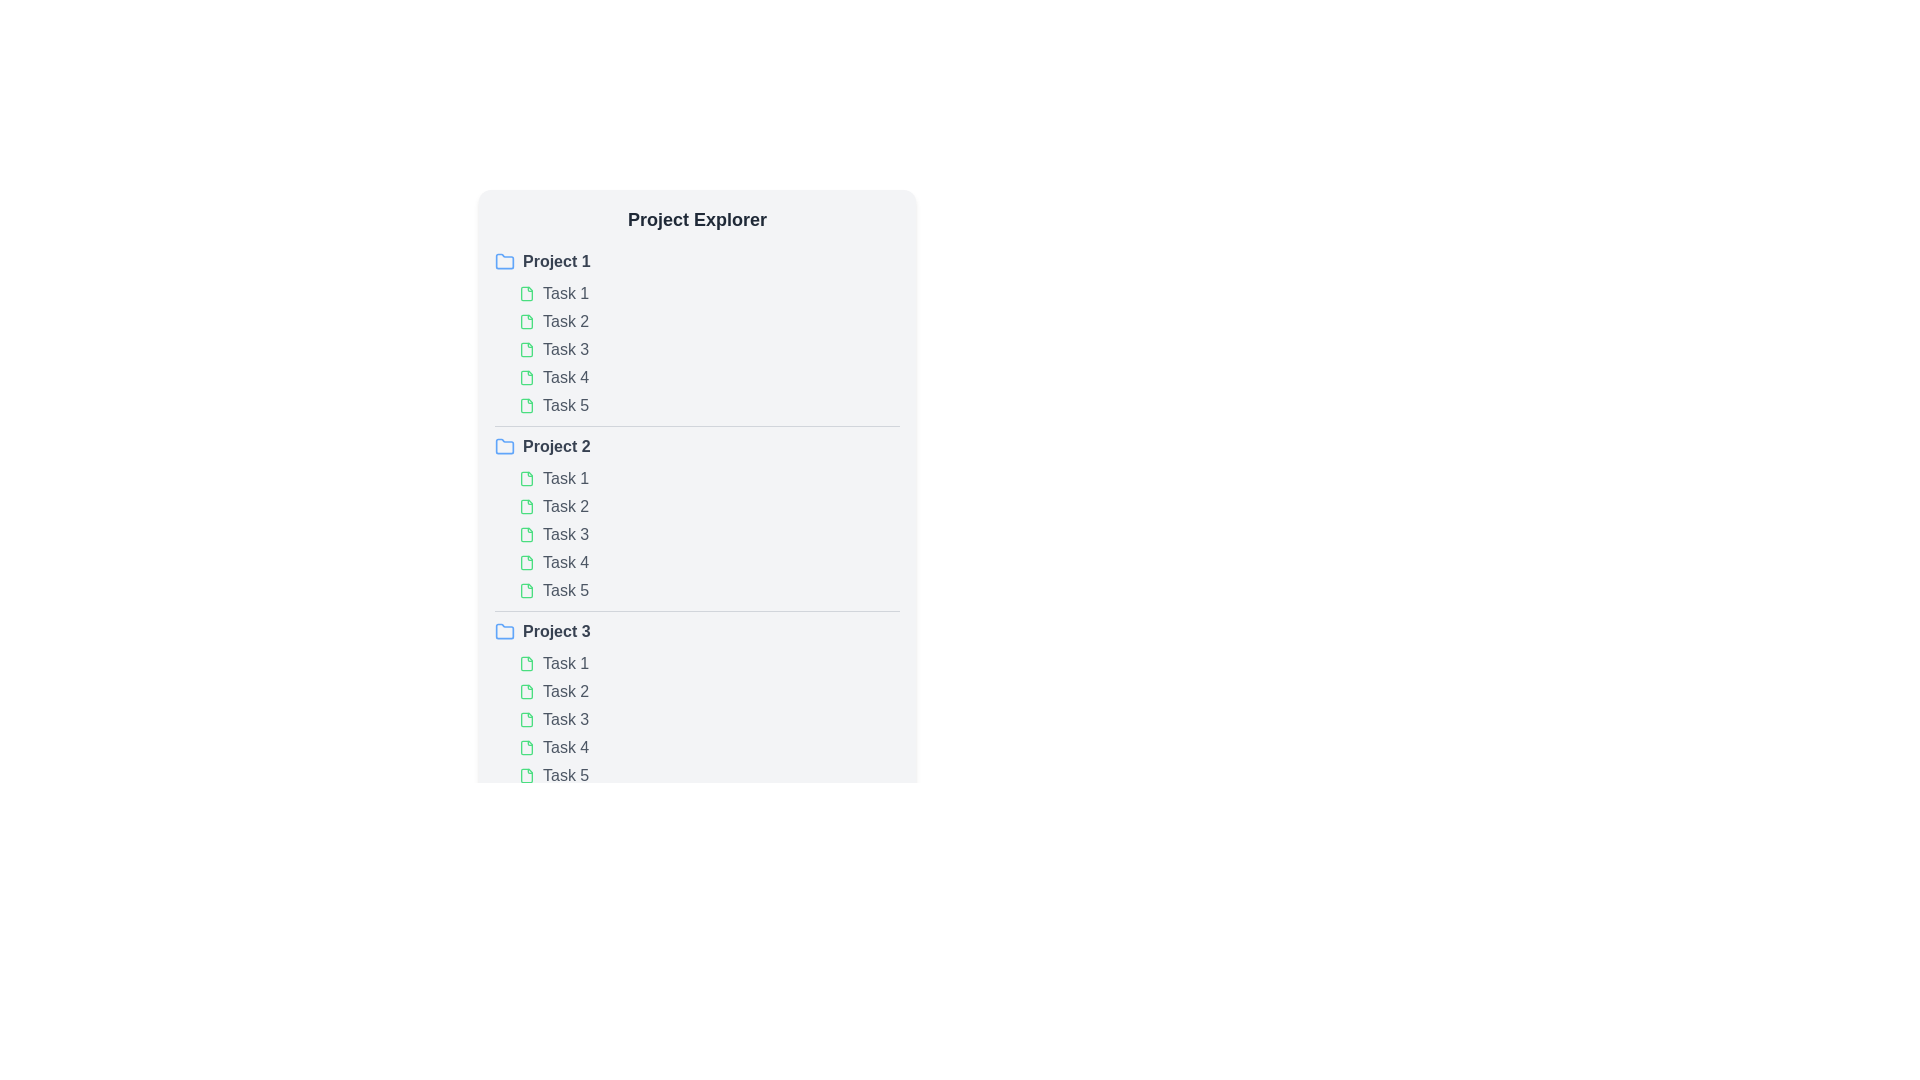 Image resolution: width=1920 pixels, height=1080 pixels. Describe the element at coordinates (565, 478) in the screenshot. I see `the text label displaying 'Task 1' in gray font, located in the 'Project 2' section of the task hierarchy` at that location.